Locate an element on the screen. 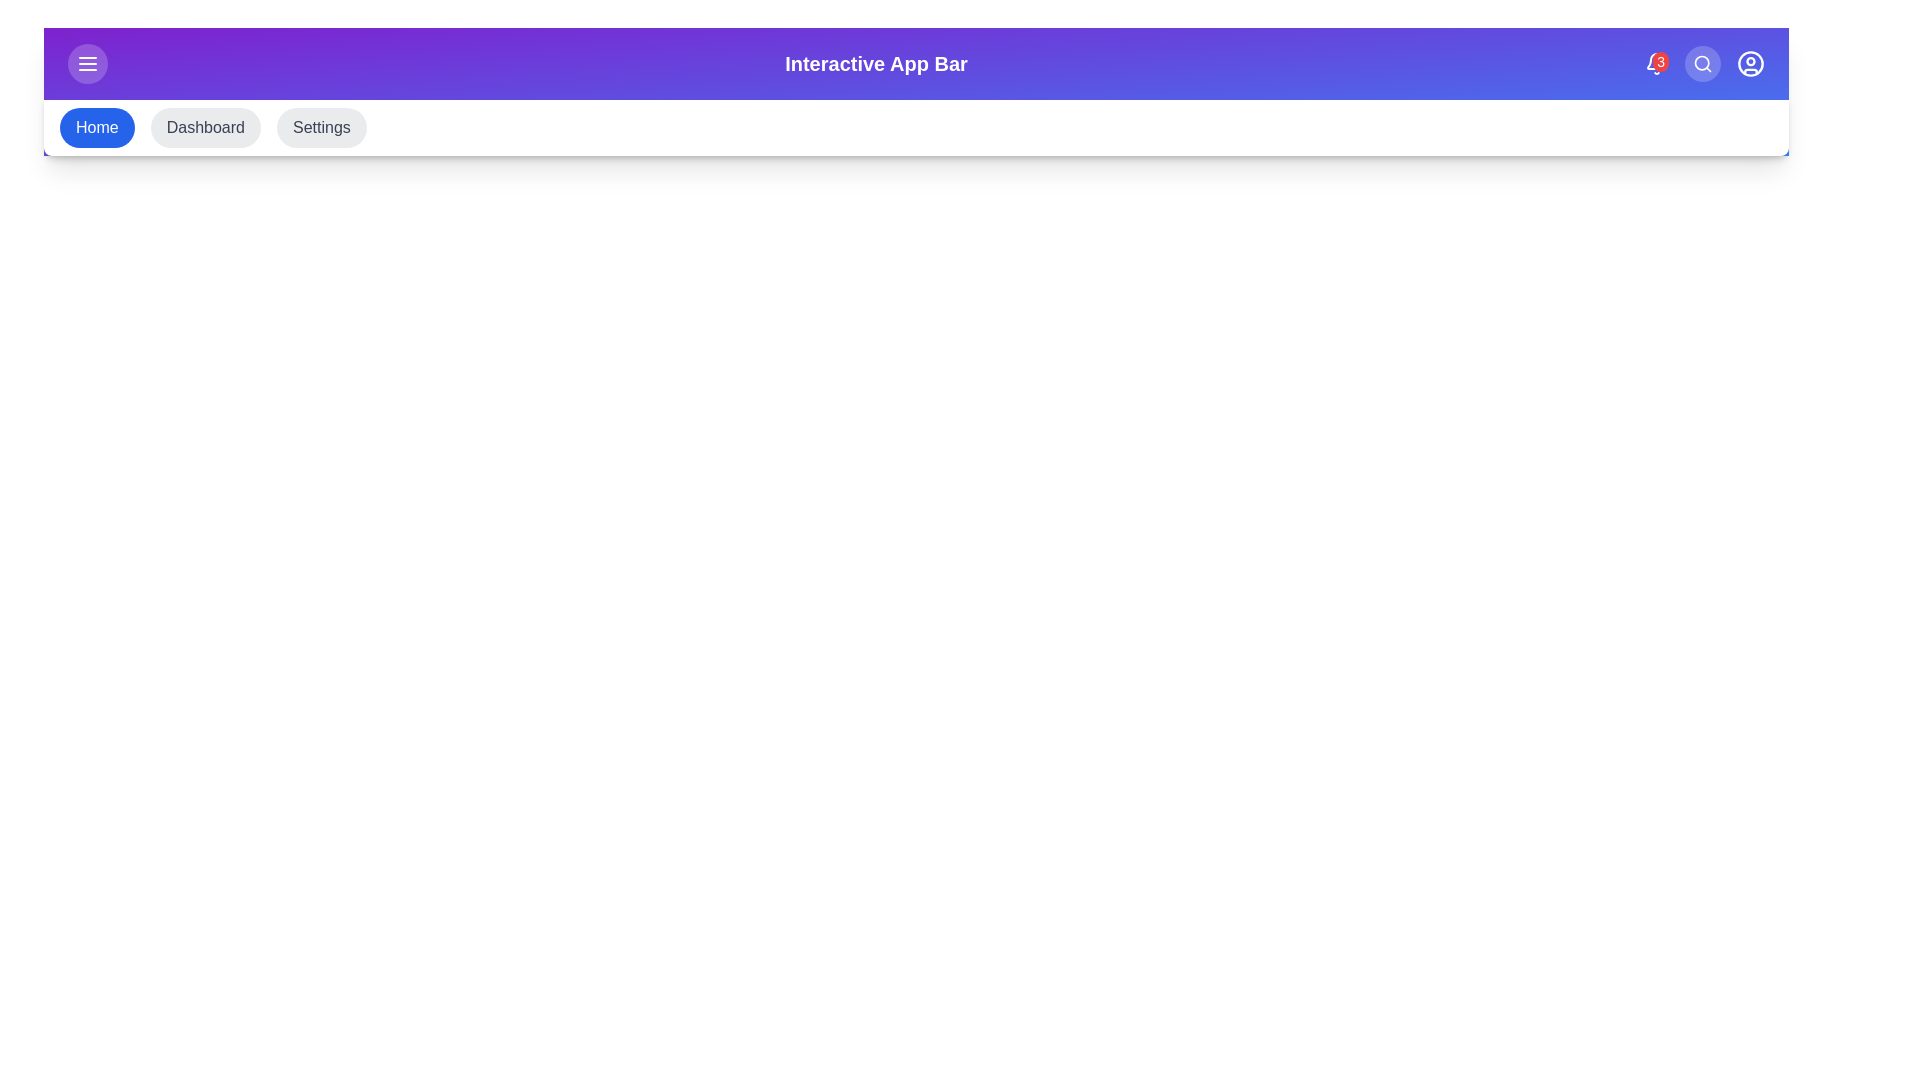 Image resolution: width=1920 pixels, height=1080 pixels. the menu toggle button to expand or collapse the menu is located at coordinates (86, 63).